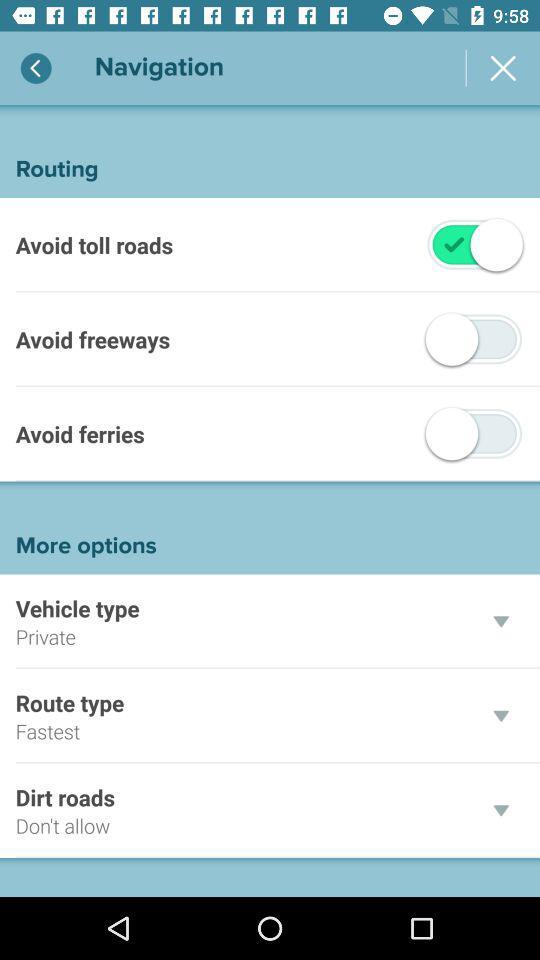  What do you see at coordinates (502, 68) in the screenshot?
I see `the cancel icon` at bounding box center [502, 68].